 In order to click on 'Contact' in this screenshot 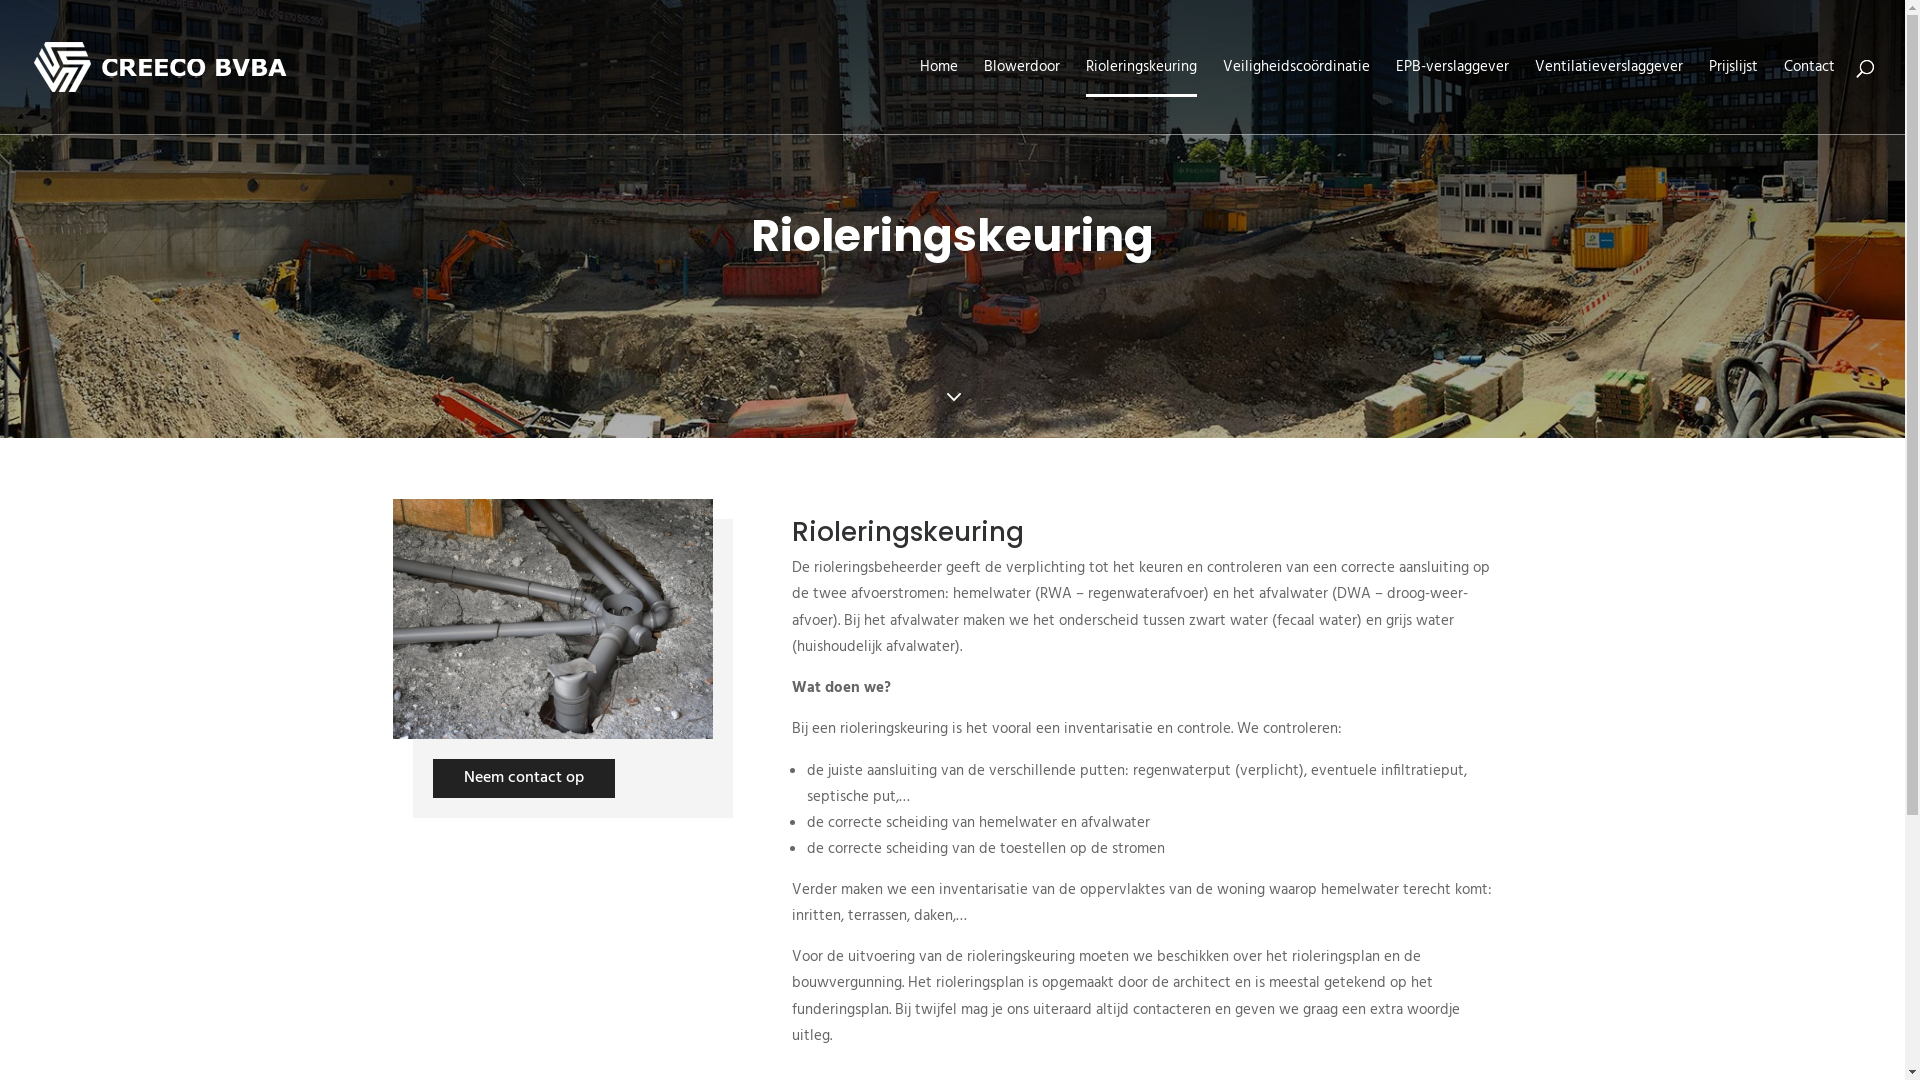, I will do `click(1784, 96)`.